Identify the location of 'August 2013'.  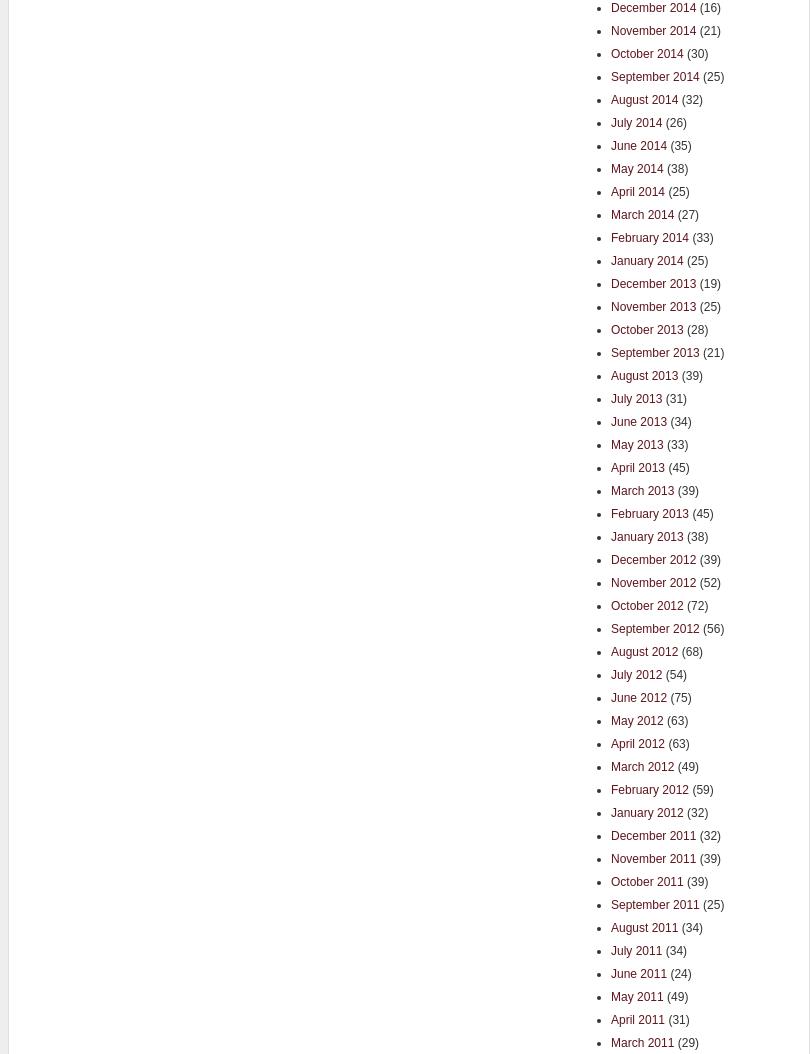
(609, 374).